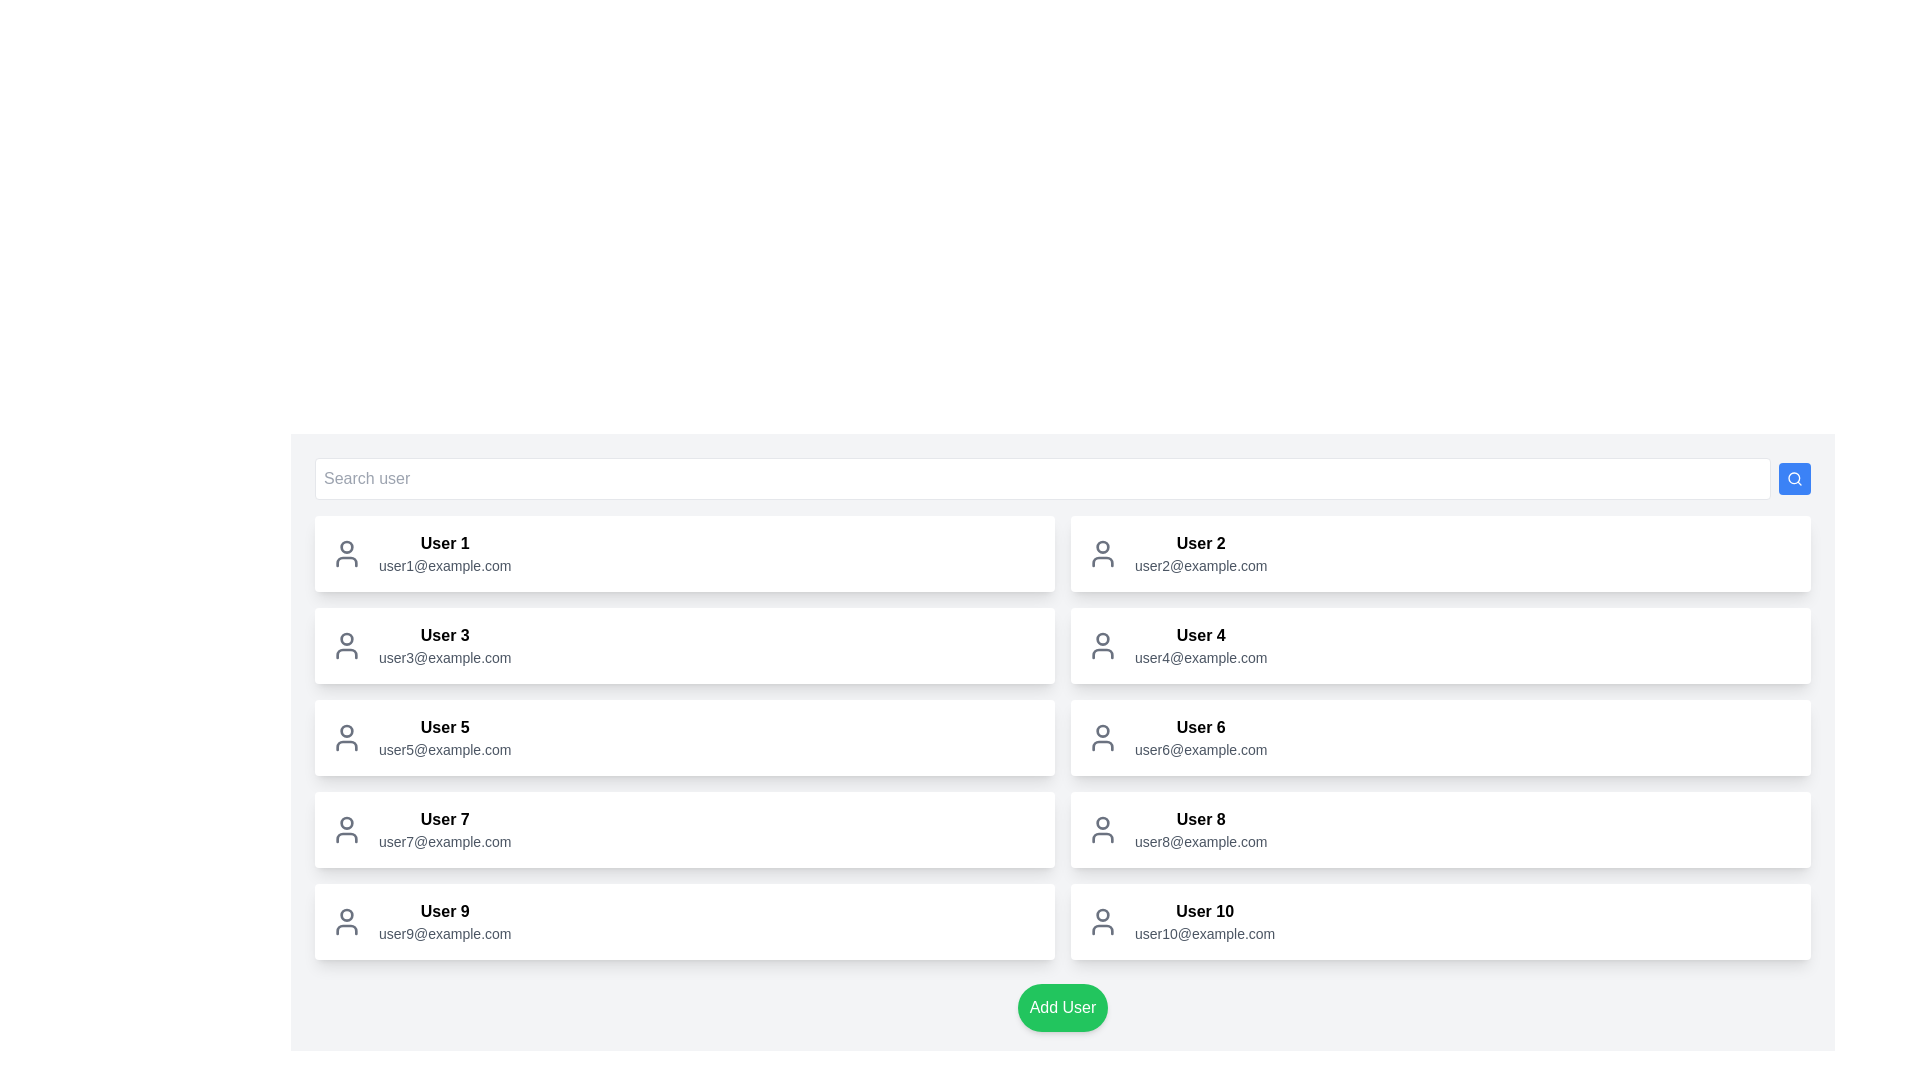 Image resolution: width=1920 pixels, height=1080 pixels. Describe the element at coordinates (1102, 731) in the screenshot. I see `the circular head component of the user icon if it is enabled` at that location.